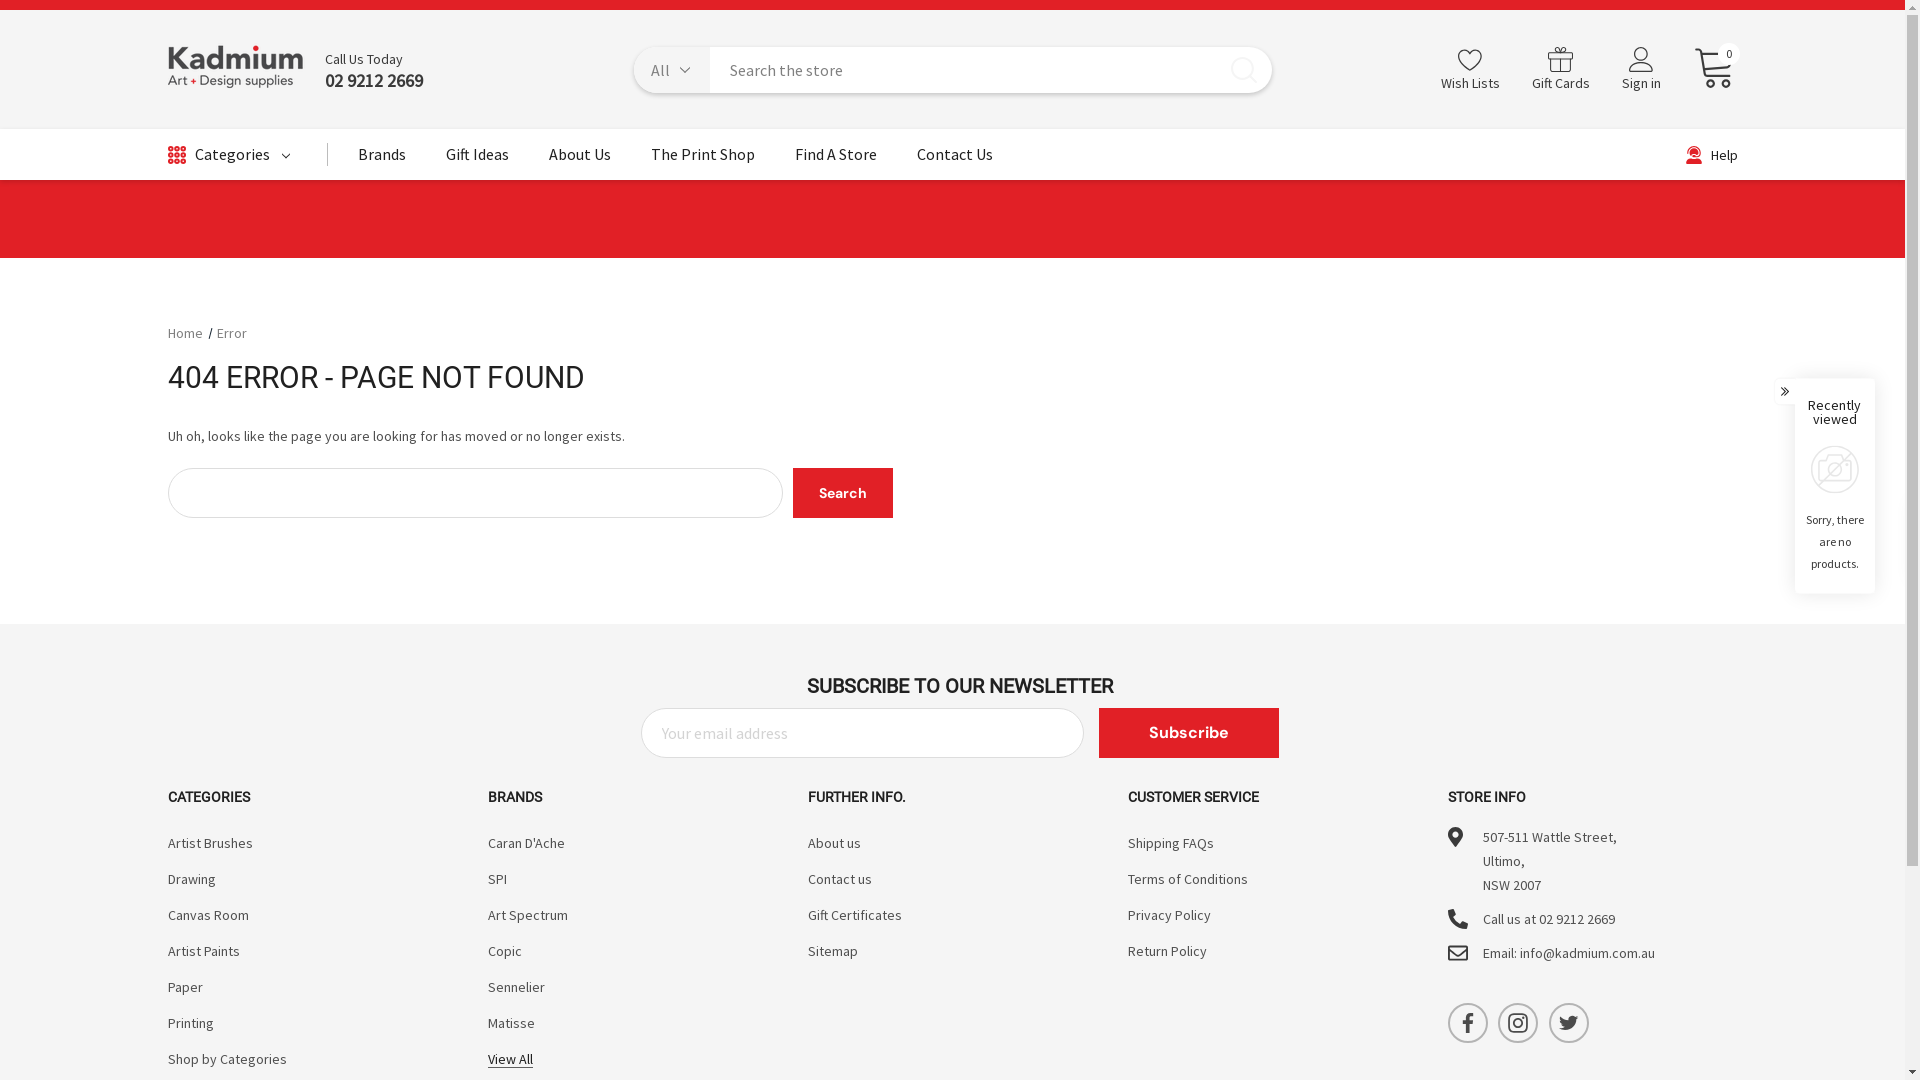  Describe the element at coordinates (1423, 69) in the screenshot. I see `'Wish Lists'` at that location.